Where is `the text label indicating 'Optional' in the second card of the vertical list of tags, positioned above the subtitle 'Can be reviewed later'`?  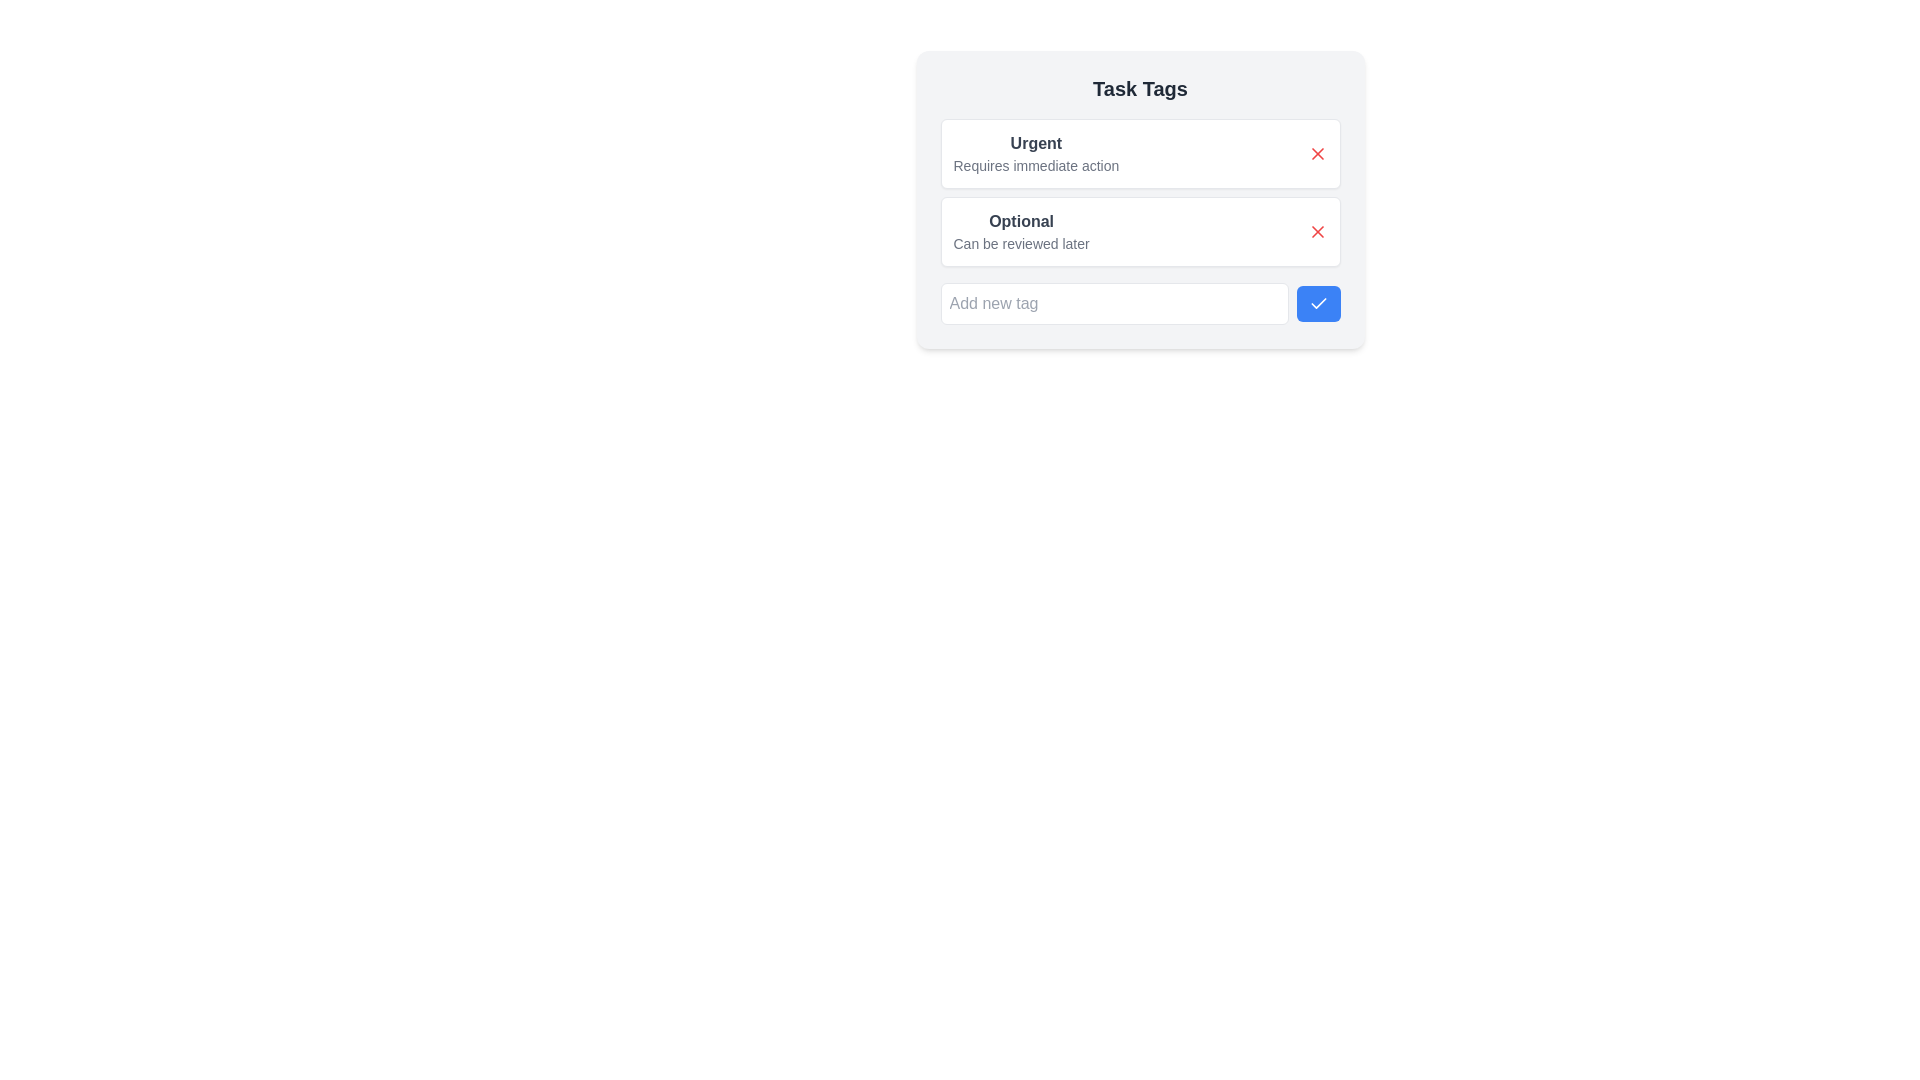
the text label indicating 'Optional' in the second card of the vertical list of tags, positioned above the subtitle 'Can be reviewed later' is located at coordinates (1021, 222).